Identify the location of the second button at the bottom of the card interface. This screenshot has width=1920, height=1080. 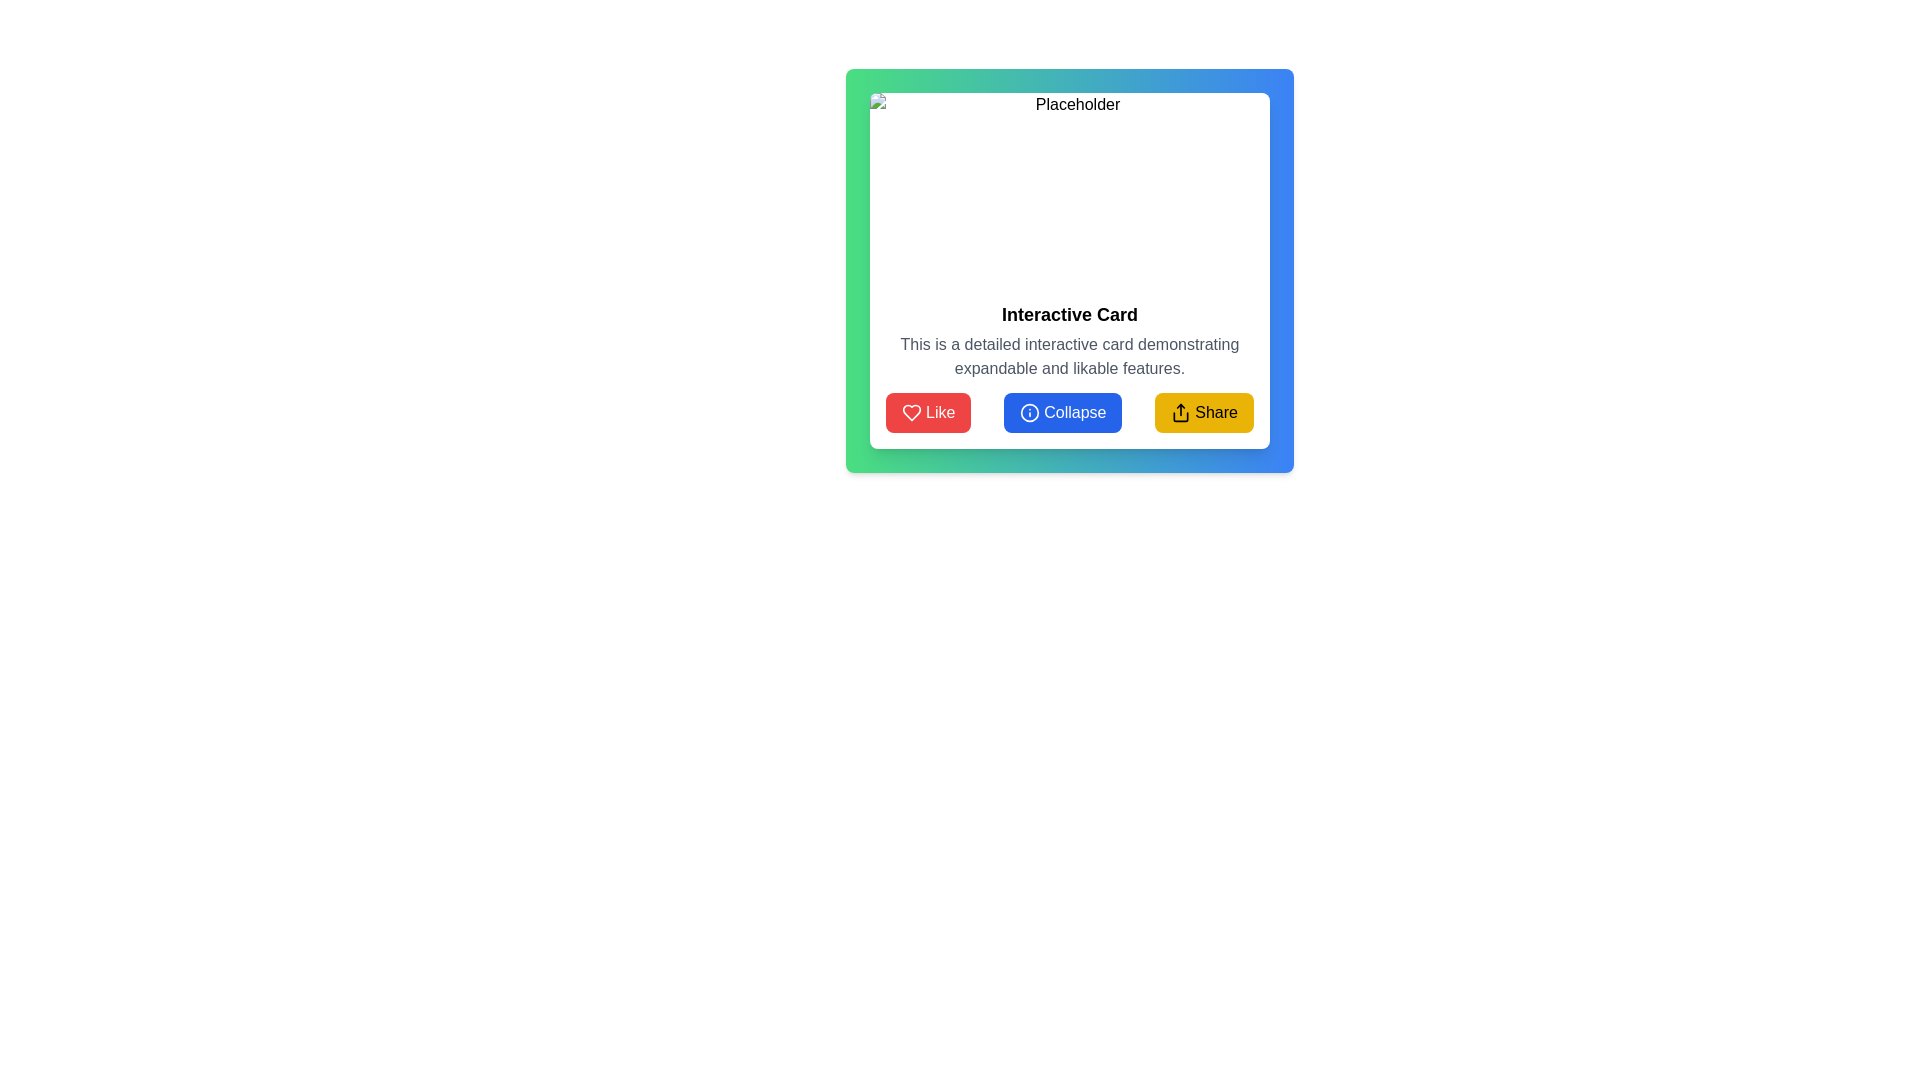
(1069, 411).